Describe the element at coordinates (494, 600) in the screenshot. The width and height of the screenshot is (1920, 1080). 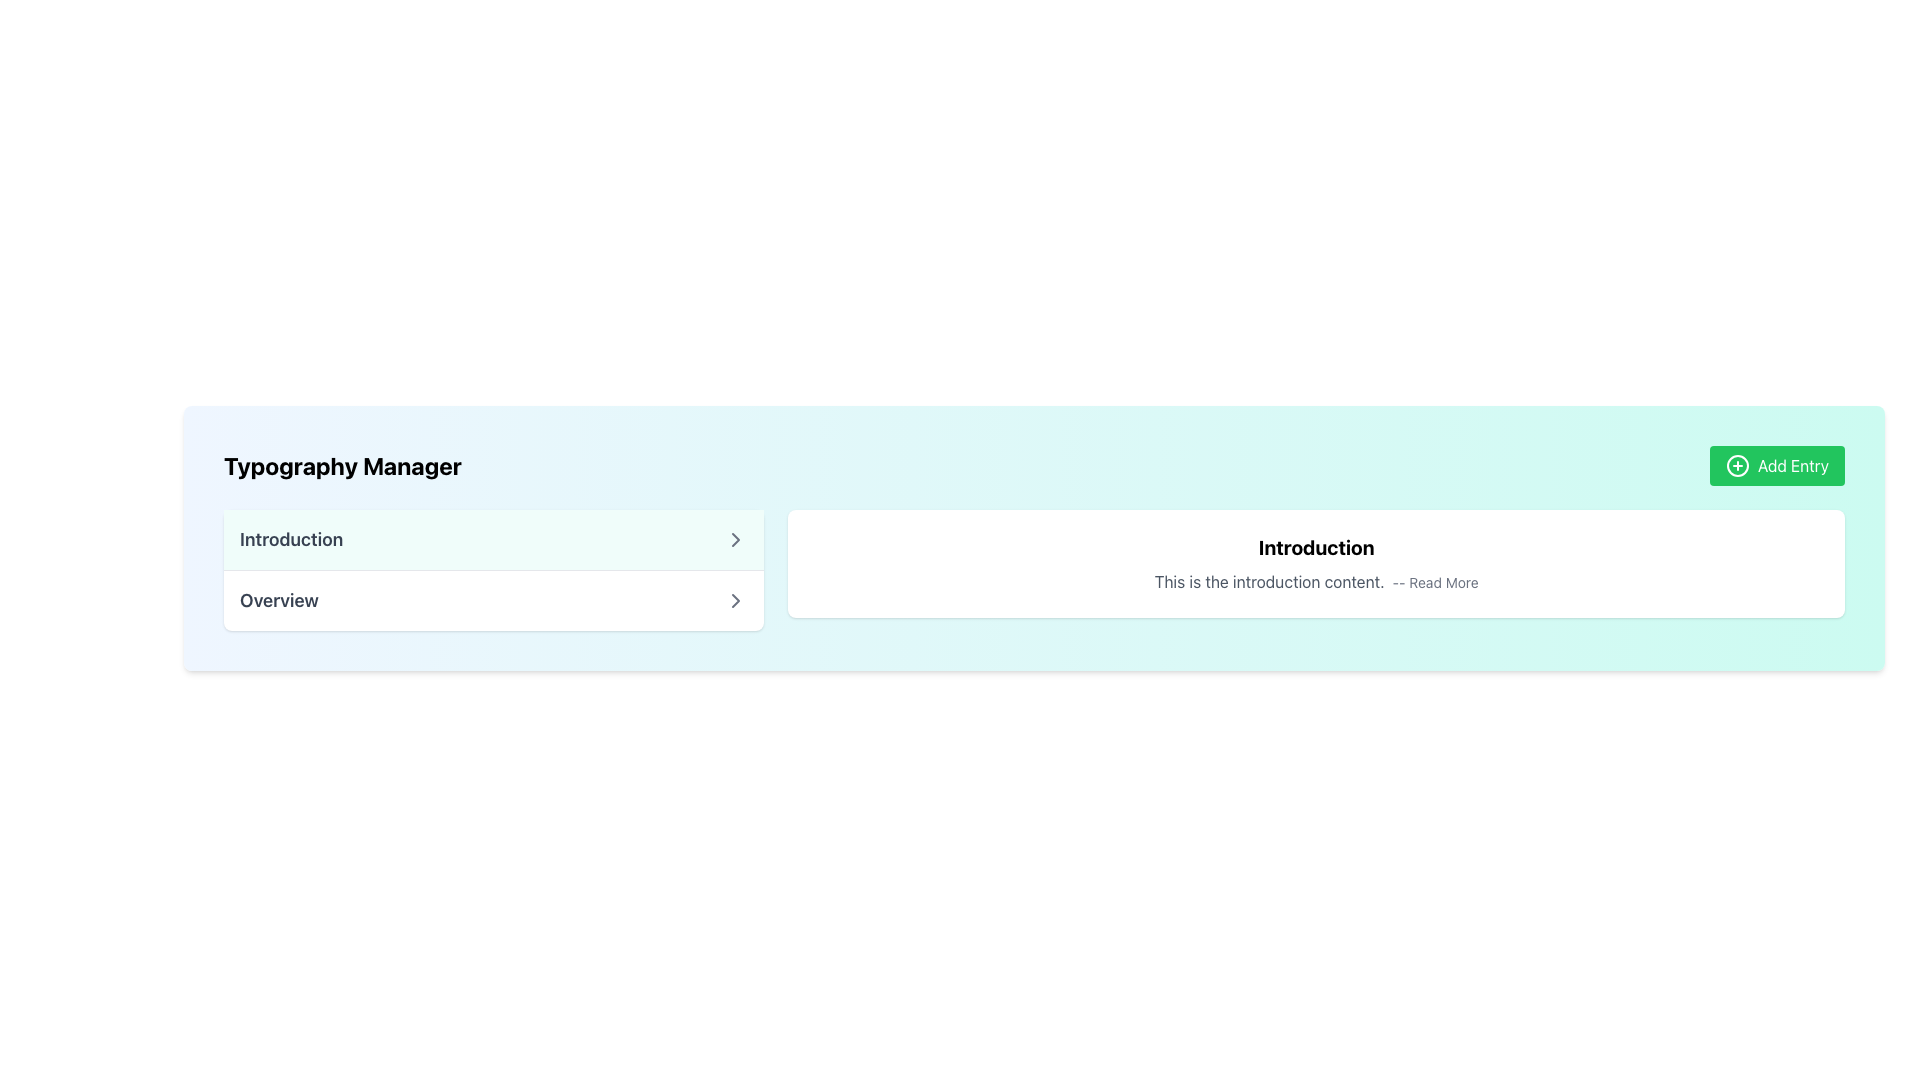
I see `the 'Overview' list item element` at that location.